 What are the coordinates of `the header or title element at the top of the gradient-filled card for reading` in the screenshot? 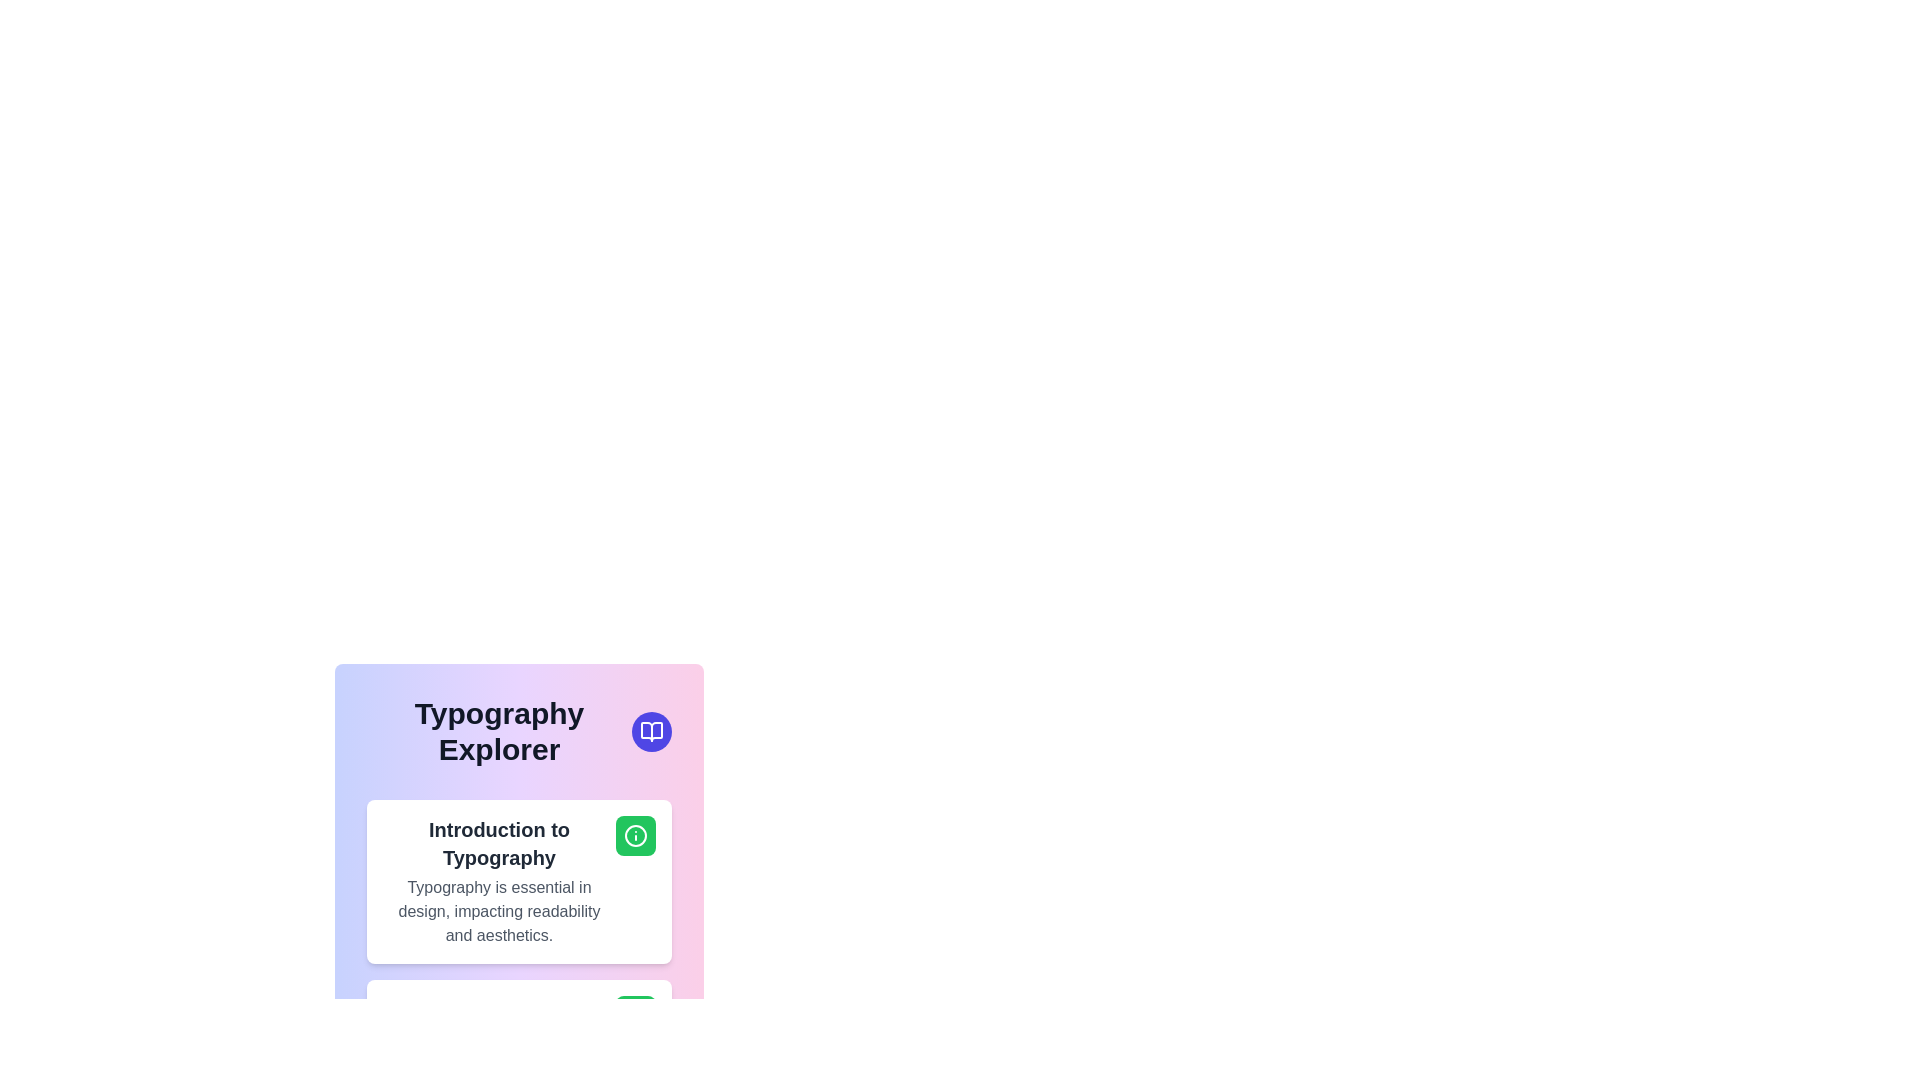 It's located at (519, 732).